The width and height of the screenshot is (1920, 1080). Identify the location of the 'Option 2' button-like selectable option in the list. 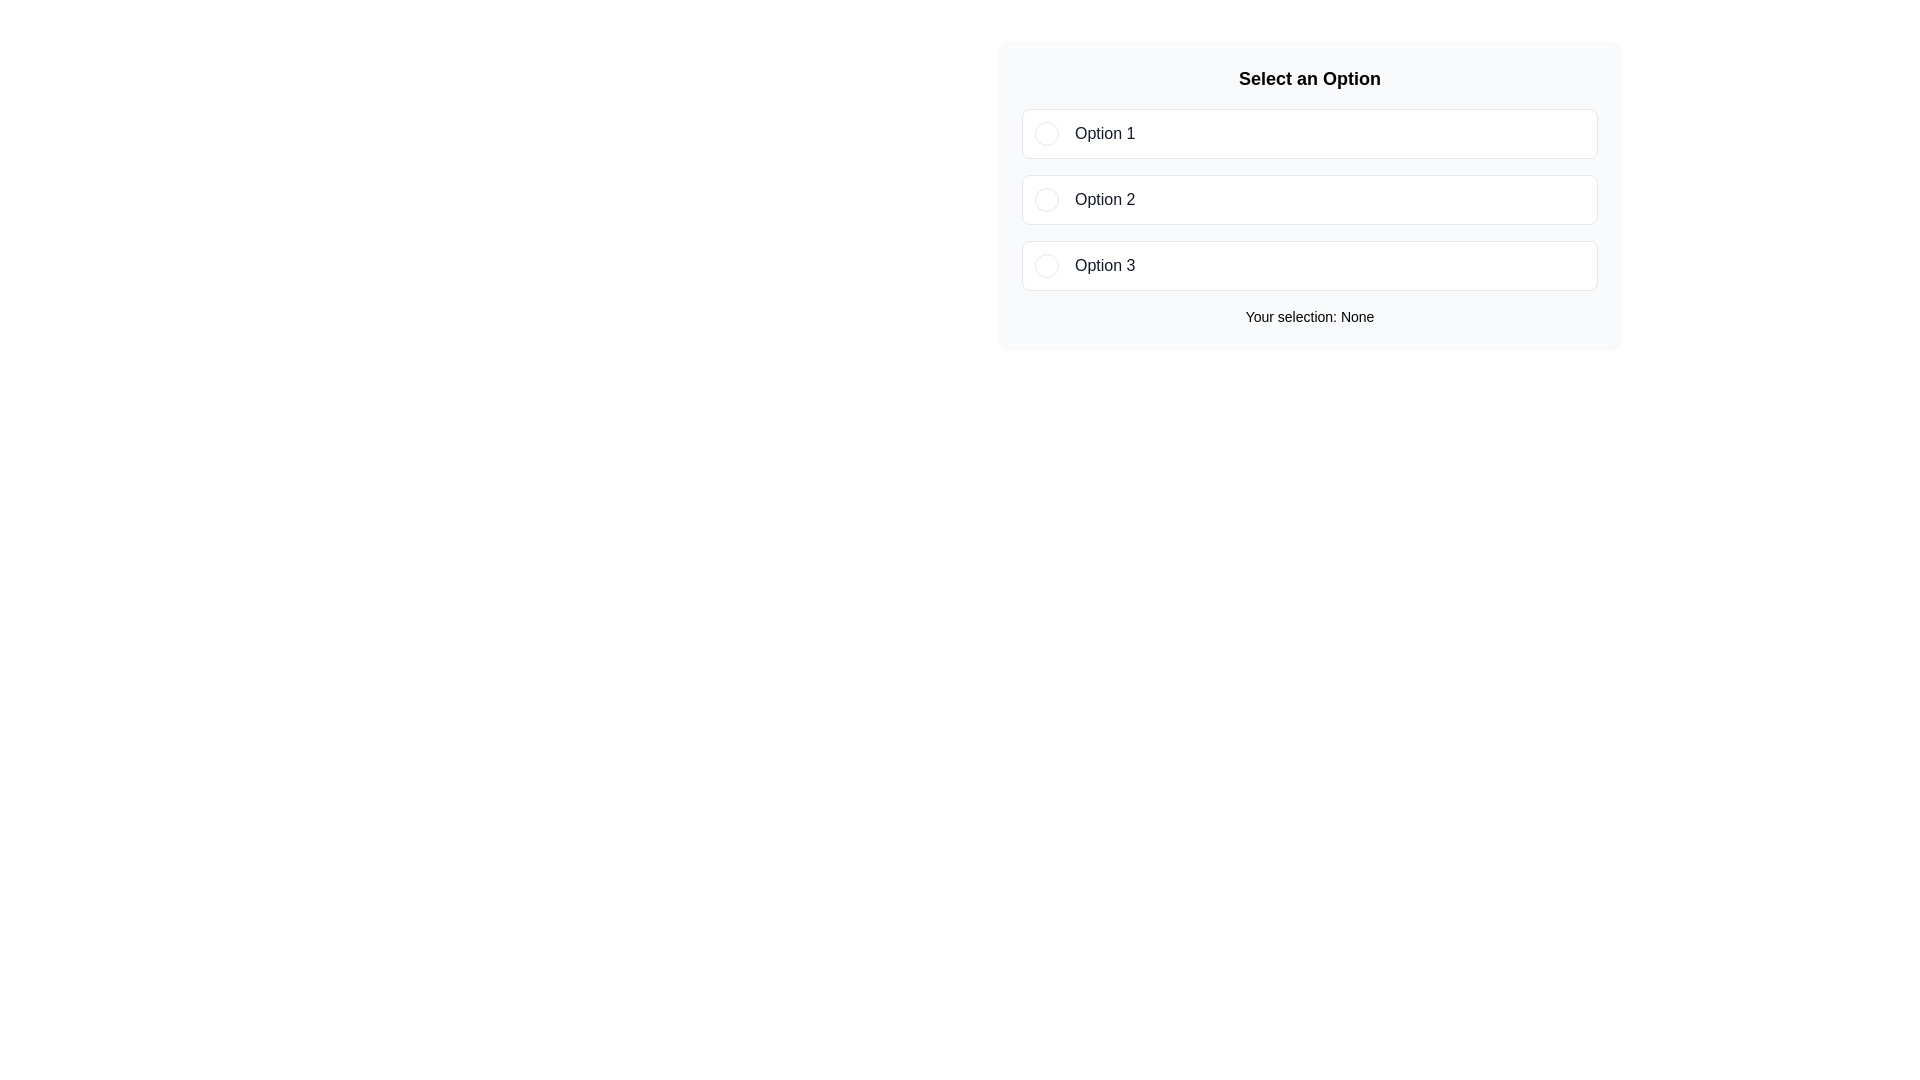
(1310, 200).